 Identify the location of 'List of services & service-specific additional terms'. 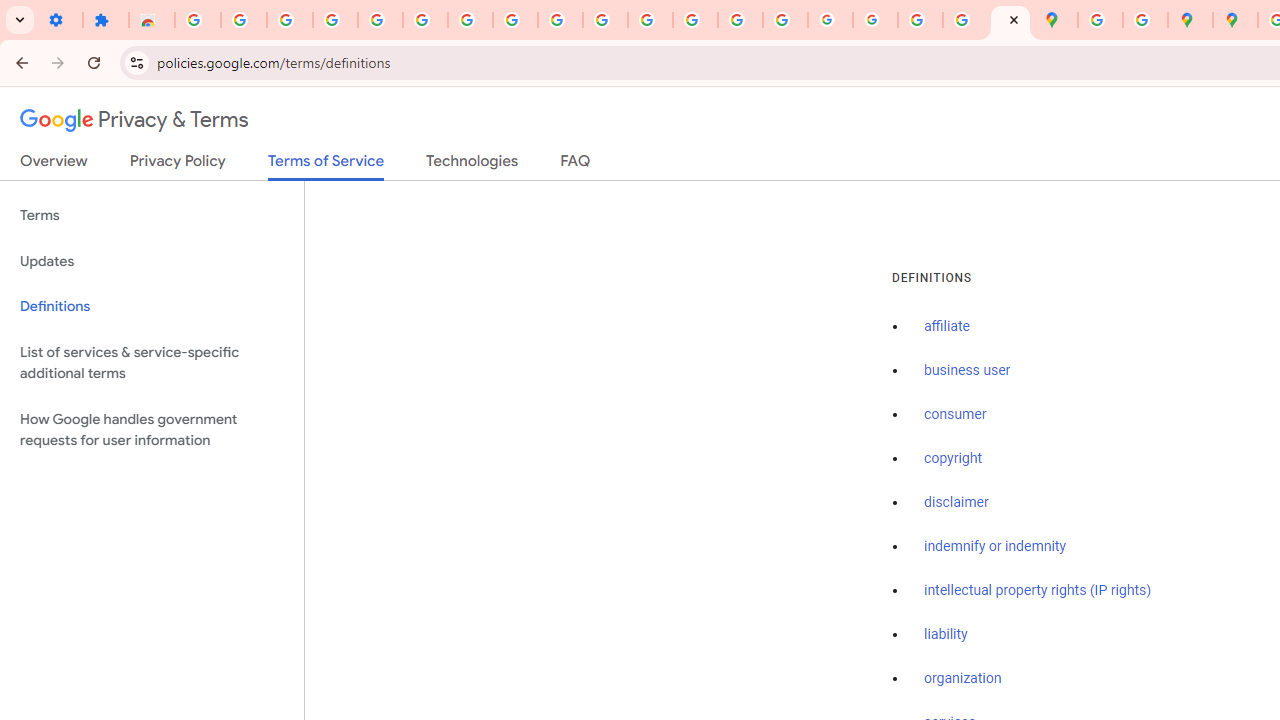
(151, 362).